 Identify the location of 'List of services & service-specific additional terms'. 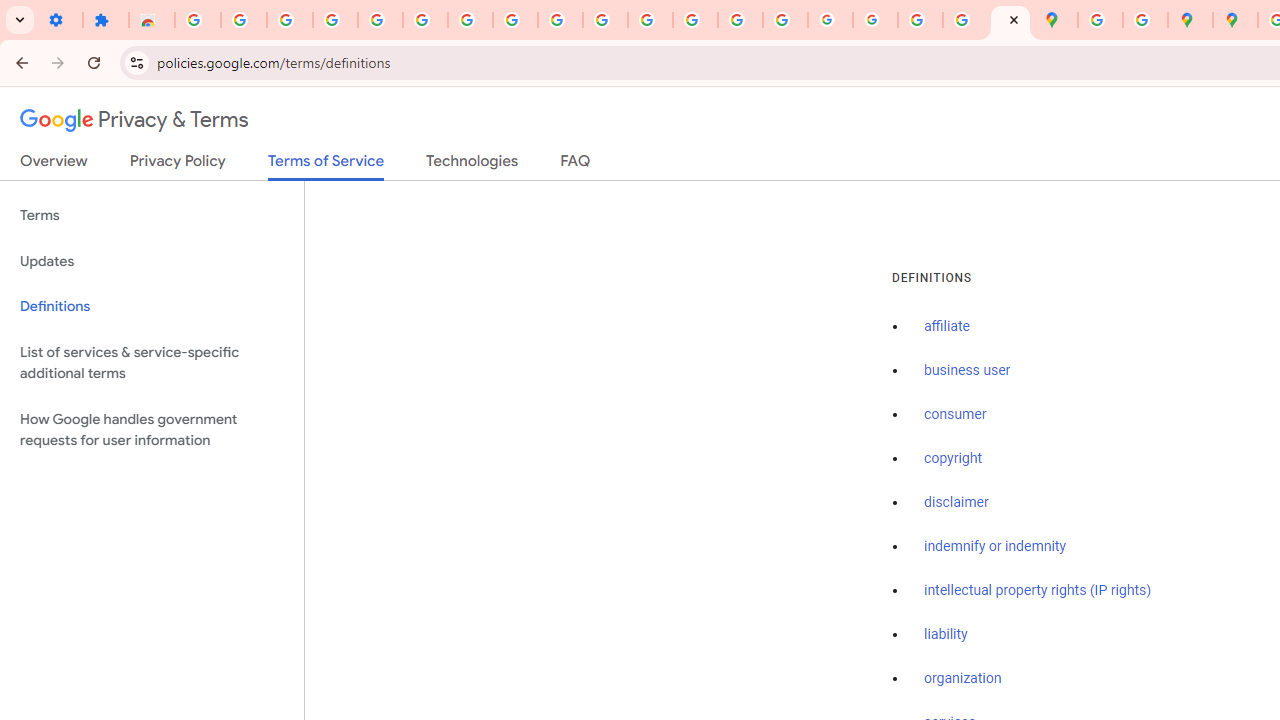
(151, 362).